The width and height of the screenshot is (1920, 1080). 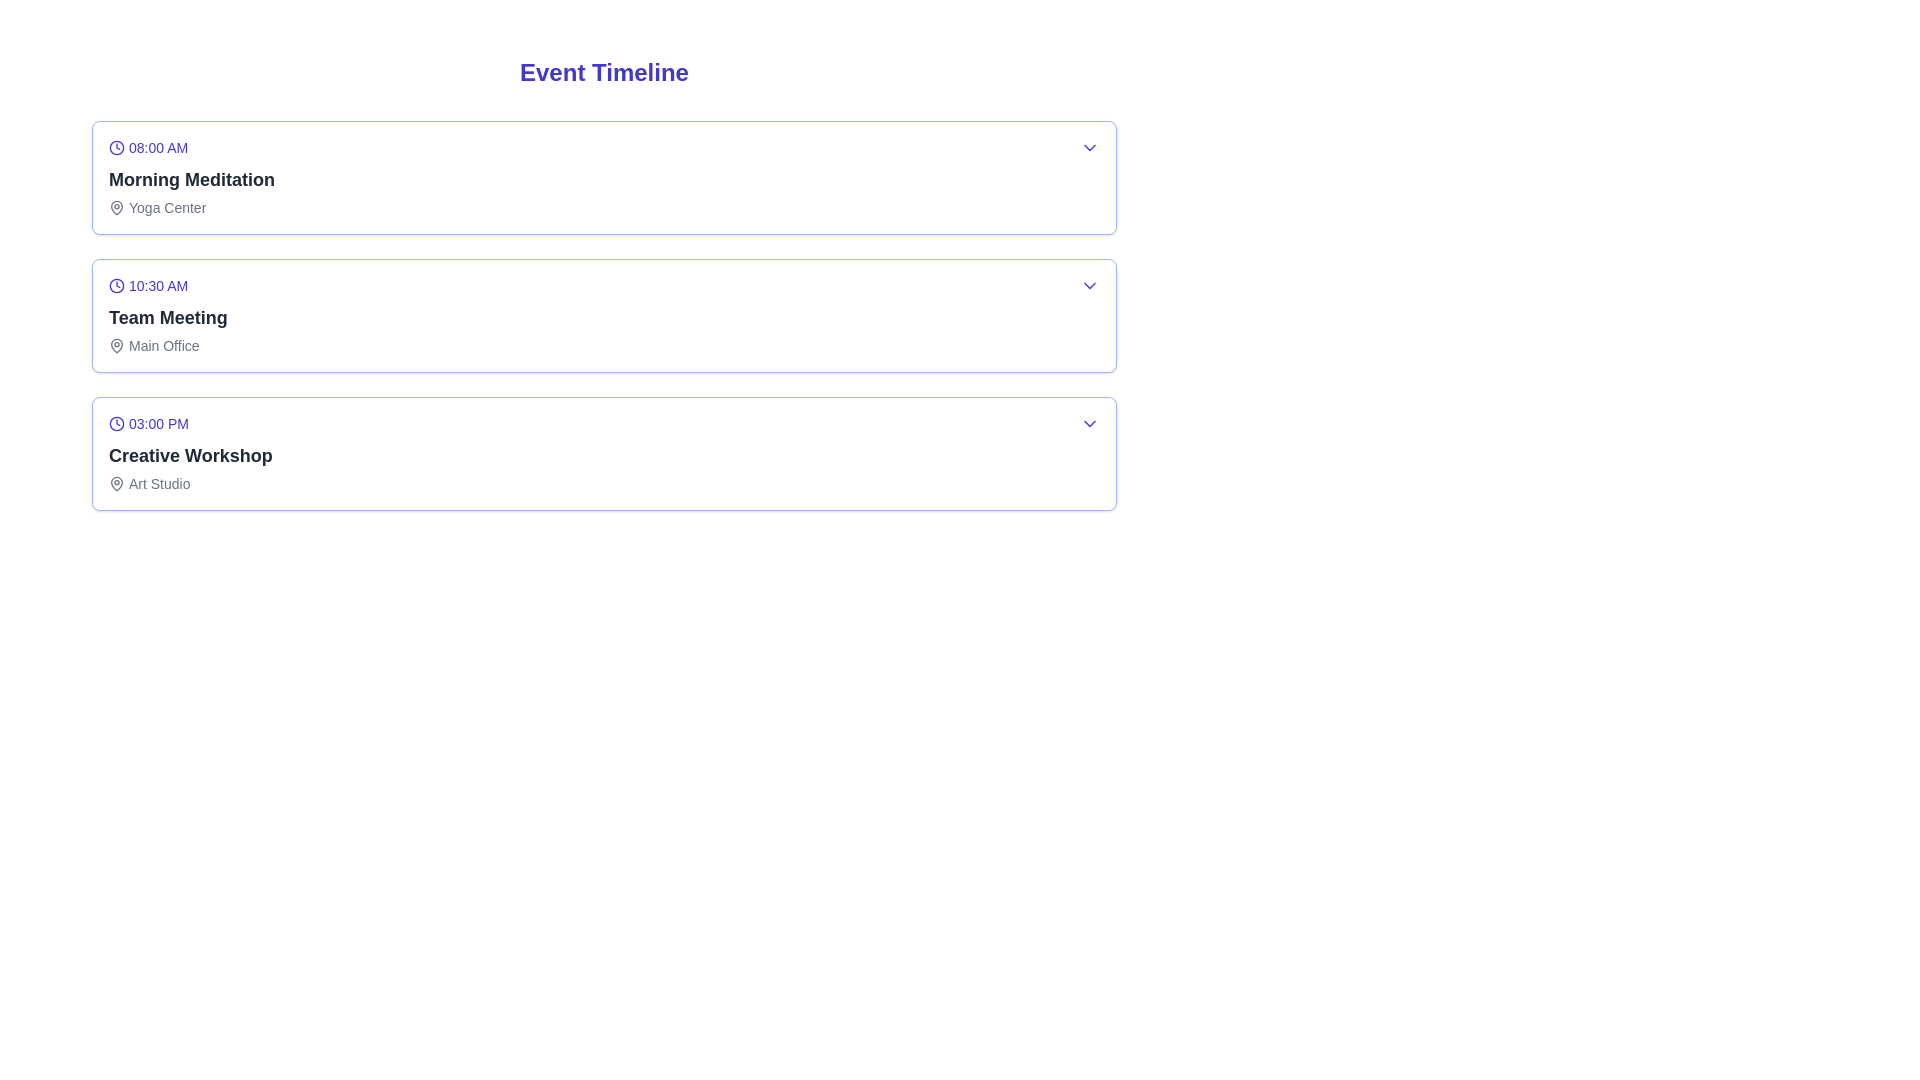 I want to click on the small gray map pin icon located to the left of the 'Yoga Center' text in the 'Morning Meditation' event card, so click(x=115, y=208).